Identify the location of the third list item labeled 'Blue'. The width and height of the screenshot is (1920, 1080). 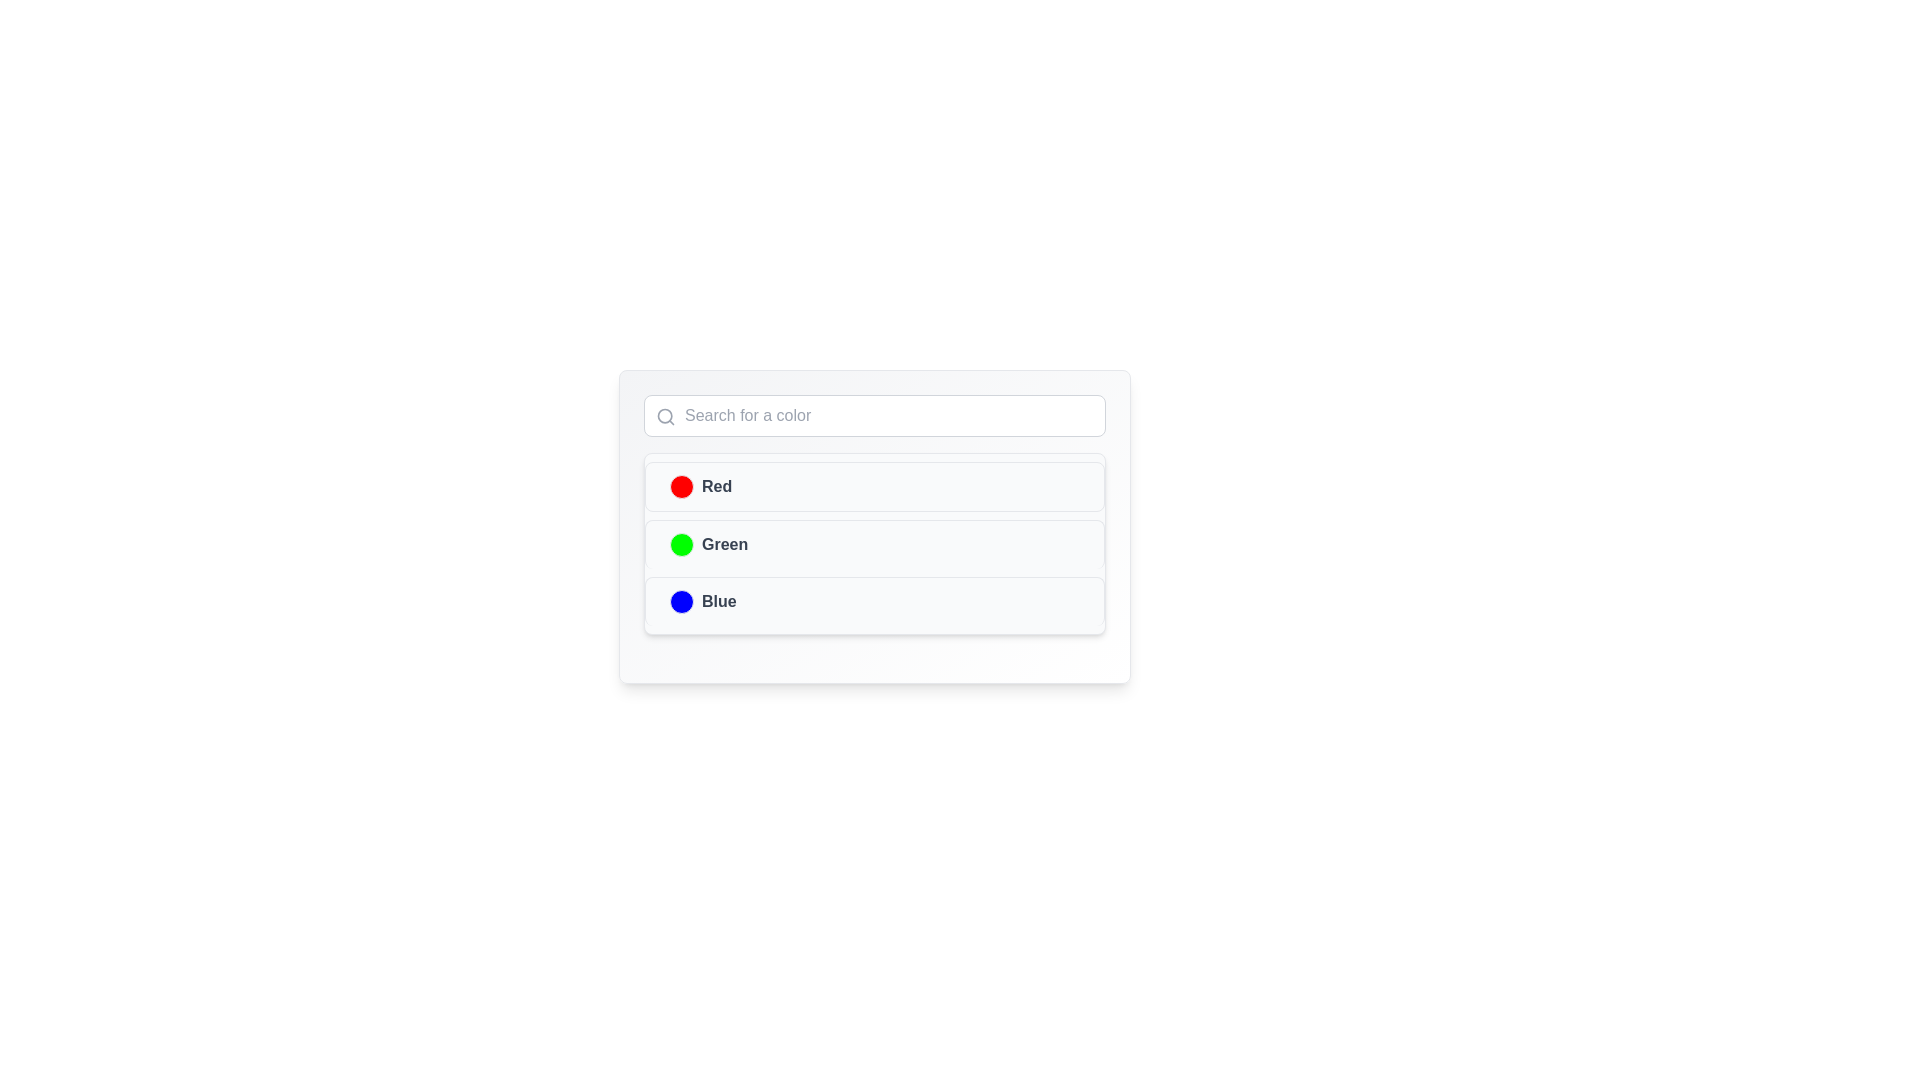
(874, 600).